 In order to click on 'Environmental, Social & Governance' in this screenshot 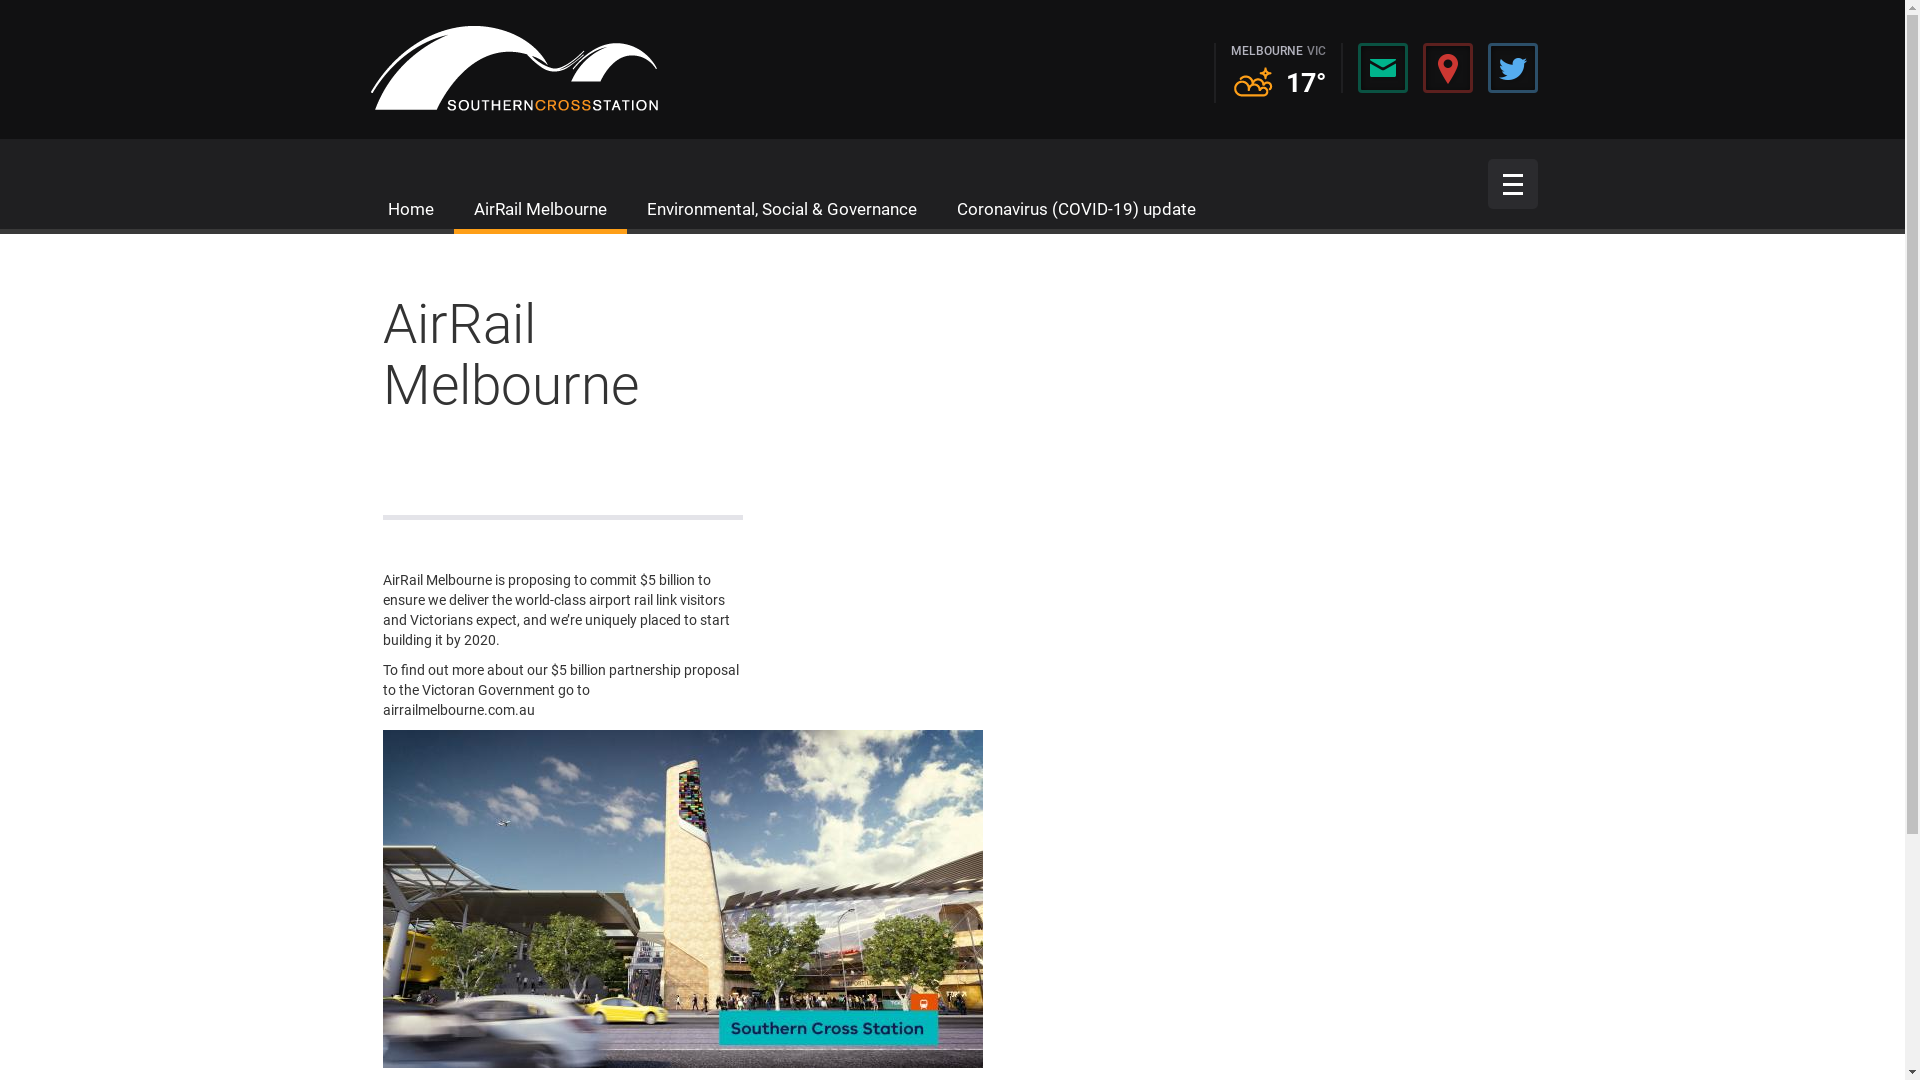, I will do `click(646, 208)`.